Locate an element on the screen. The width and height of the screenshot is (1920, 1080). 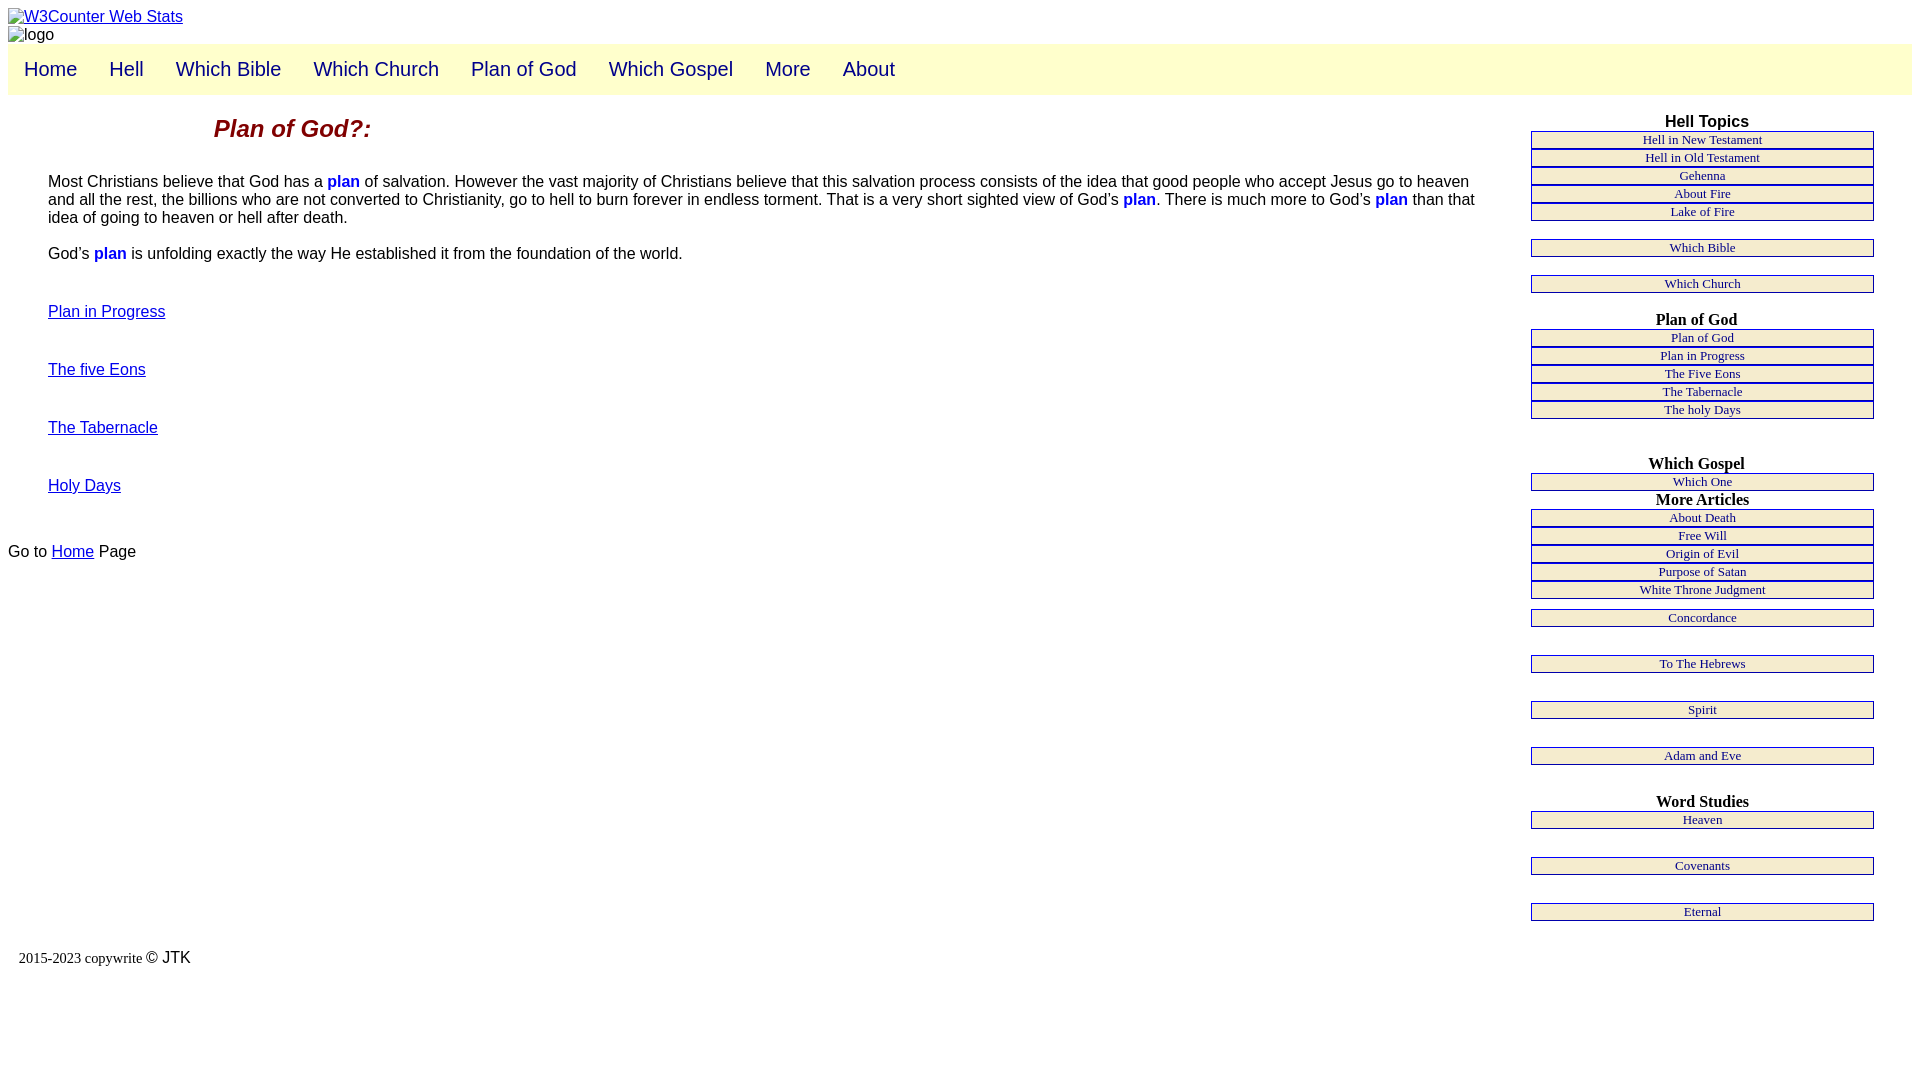
'The Tabernacle' is located at coordinates (1701, 392).